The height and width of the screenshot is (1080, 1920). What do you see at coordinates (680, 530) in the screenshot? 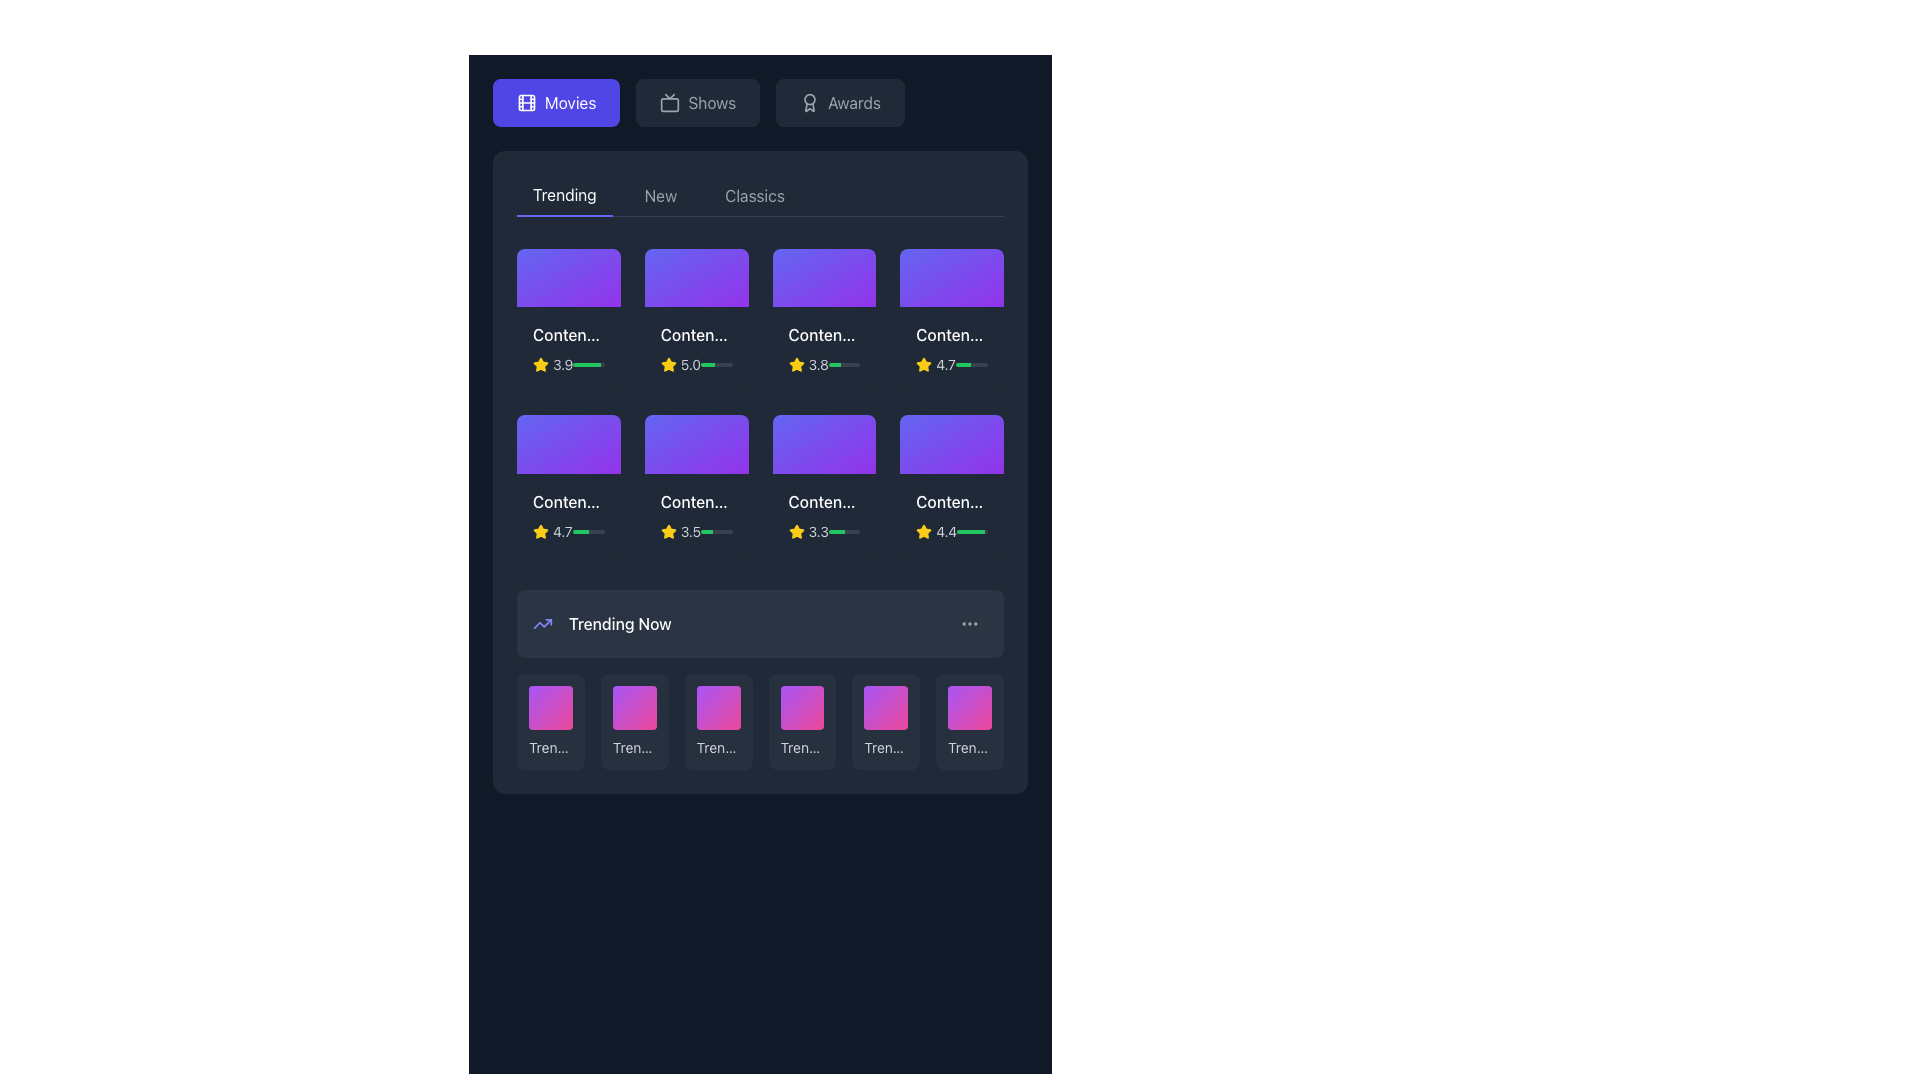
I see `the rating display component located in the second row, fifth column of the grid` at bounding box center [680, 530].